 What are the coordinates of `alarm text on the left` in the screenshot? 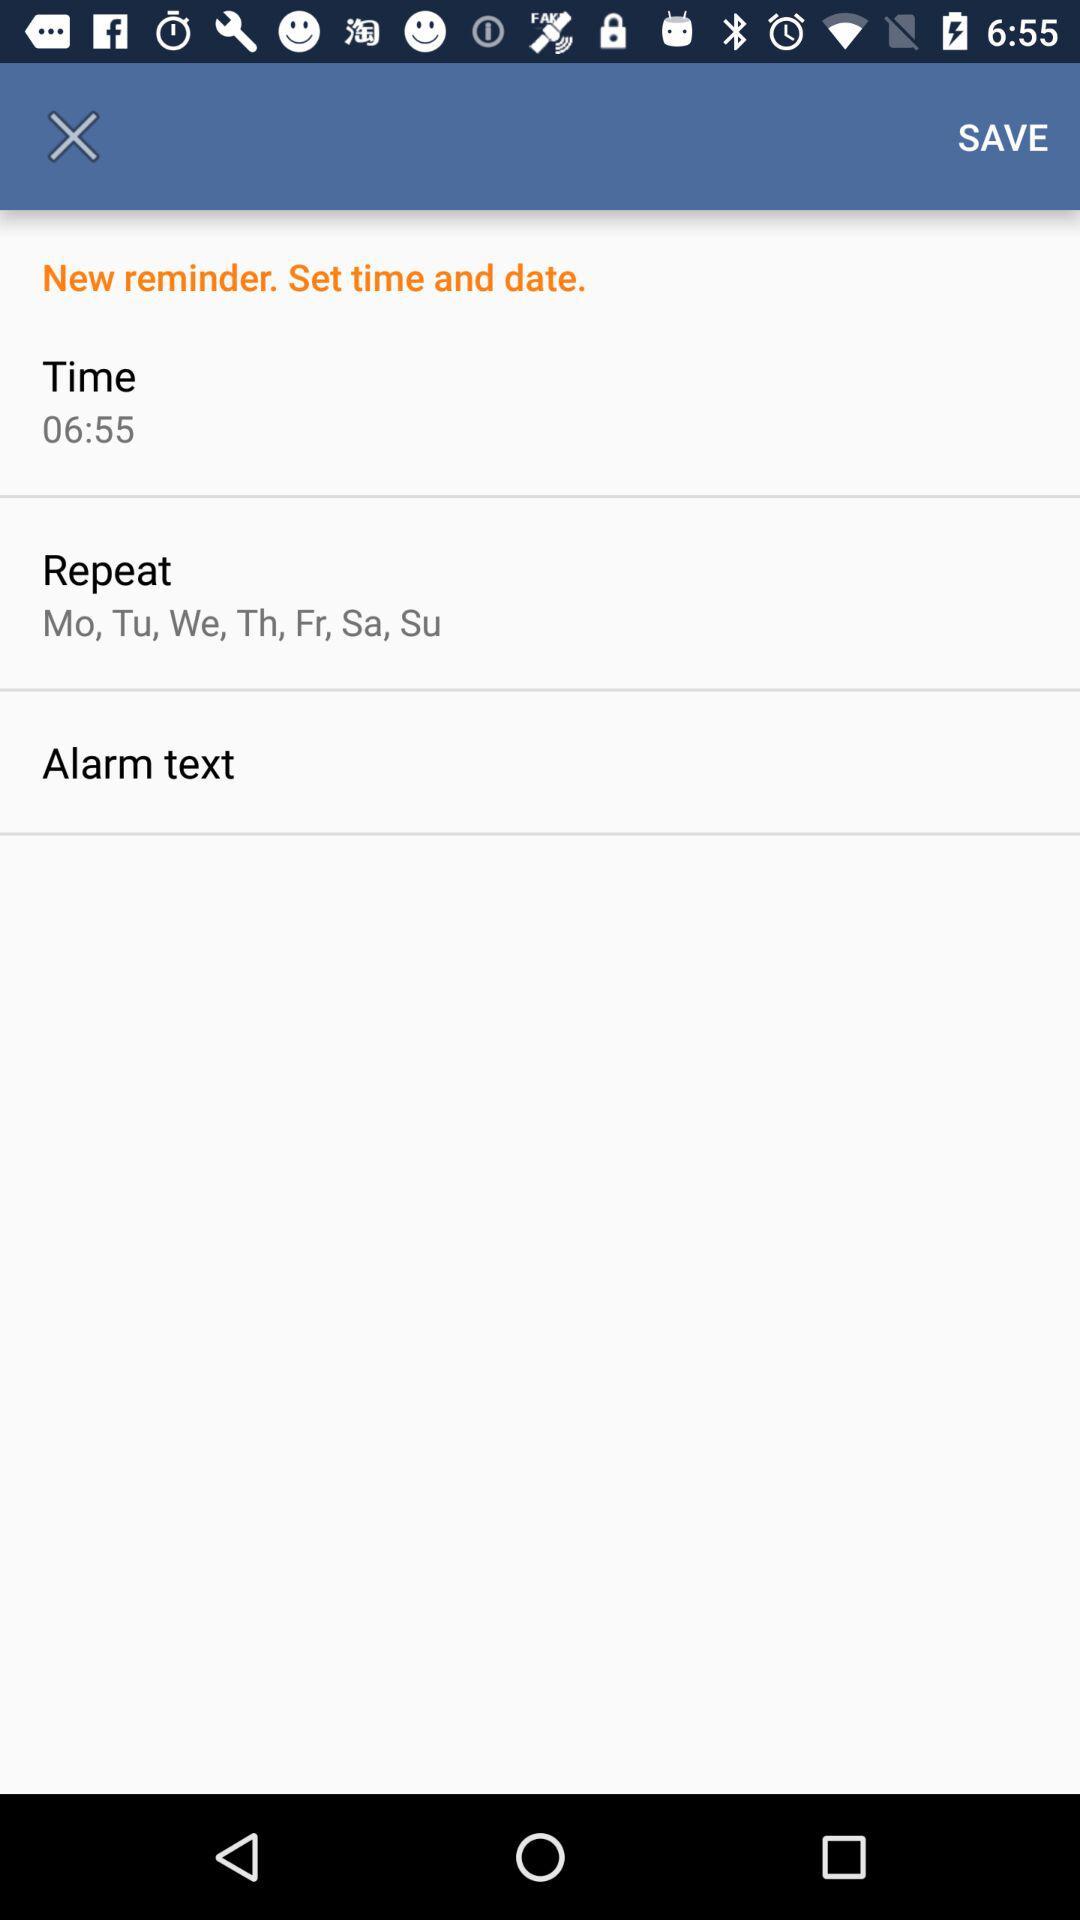 It's located at (137, 761).